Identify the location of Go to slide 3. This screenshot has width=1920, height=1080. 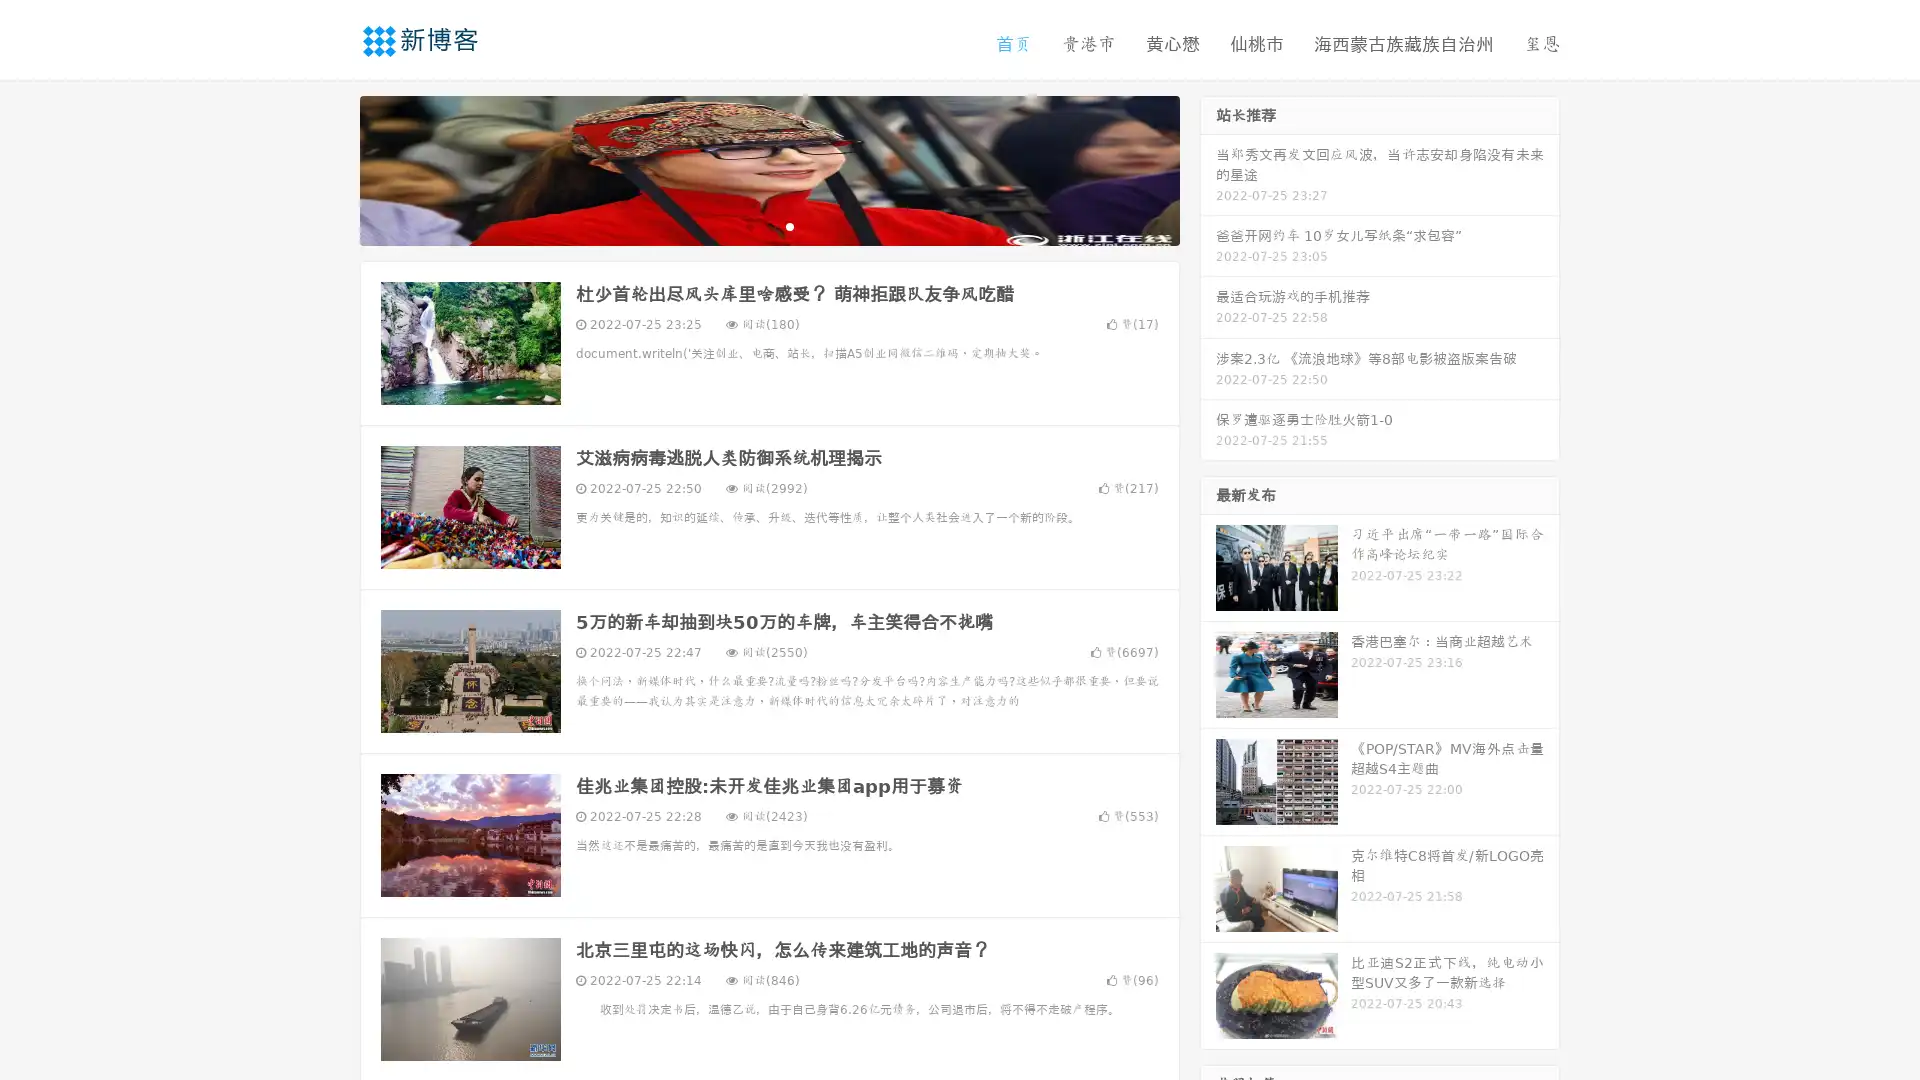
(789, 225).